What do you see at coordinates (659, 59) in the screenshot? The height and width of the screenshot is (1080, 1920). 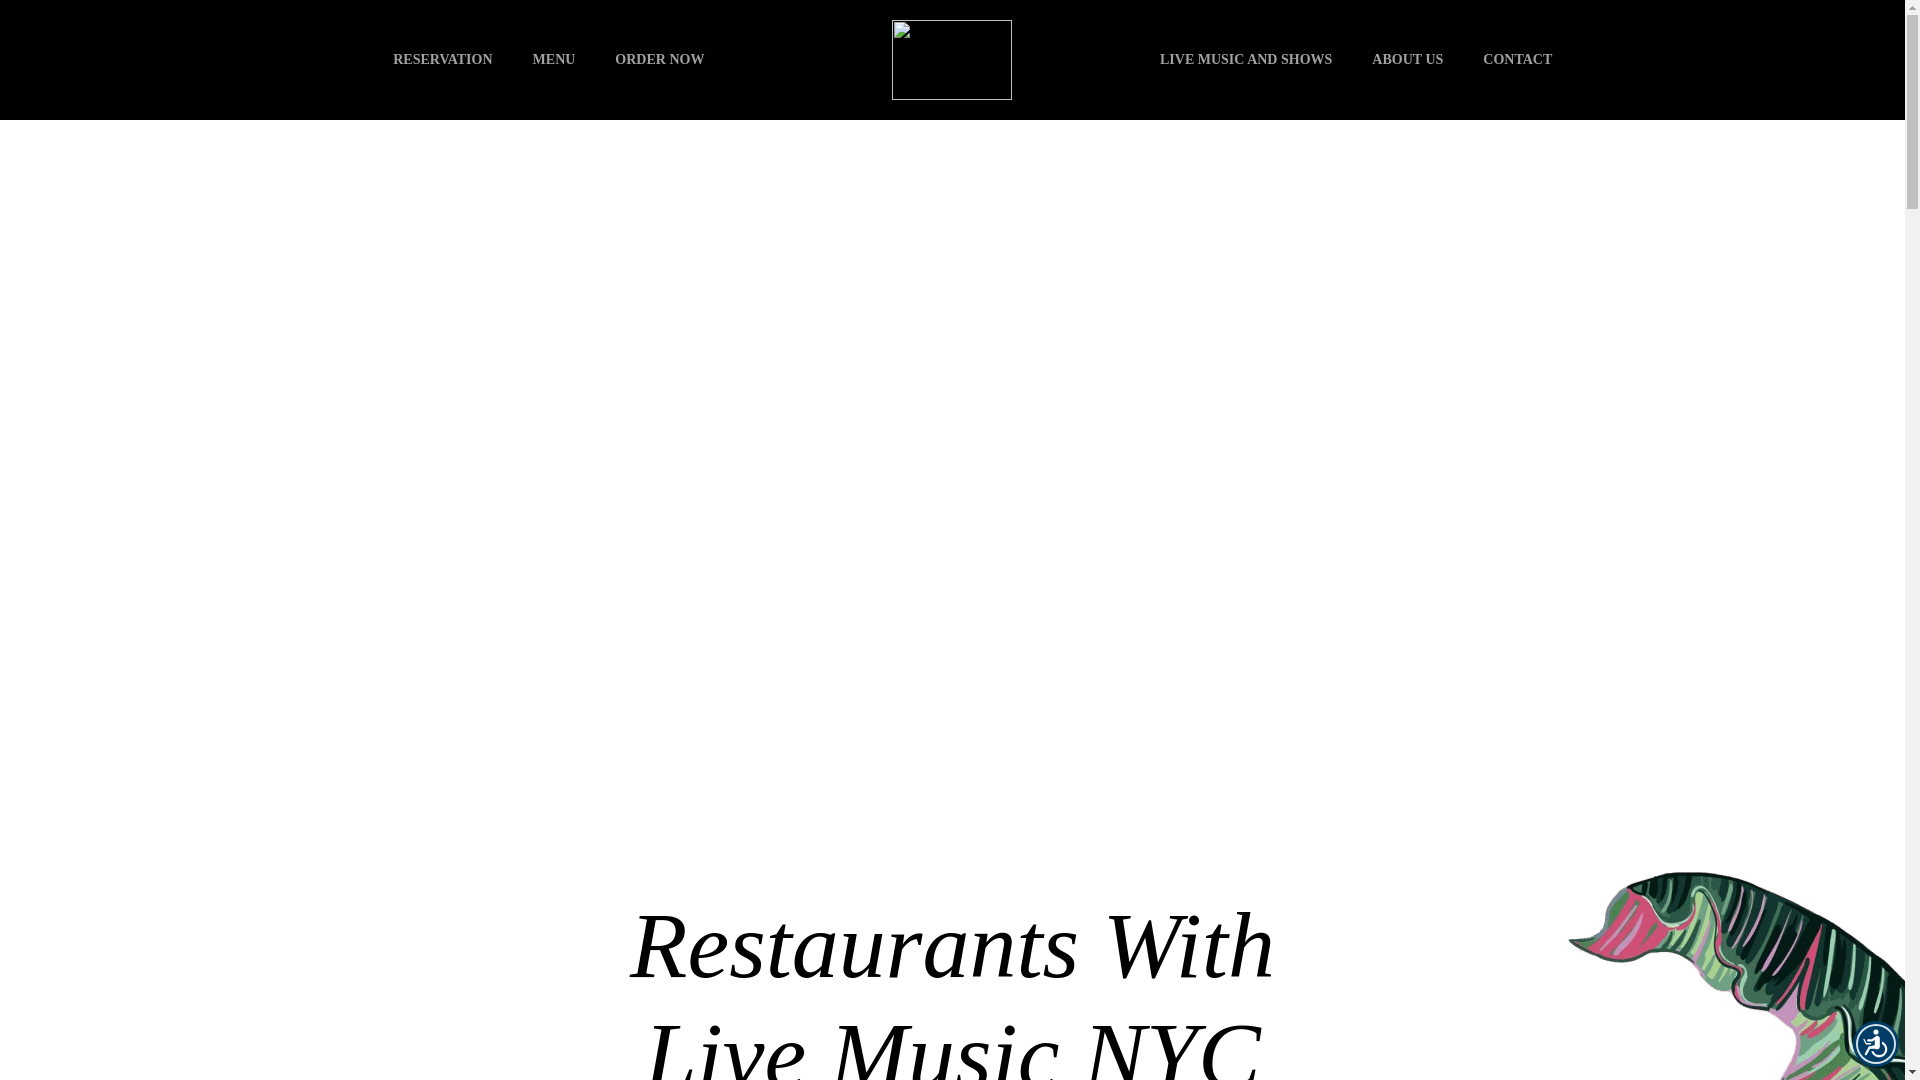 I see `'ORDER NOW'` at bounding box center [659, 59].